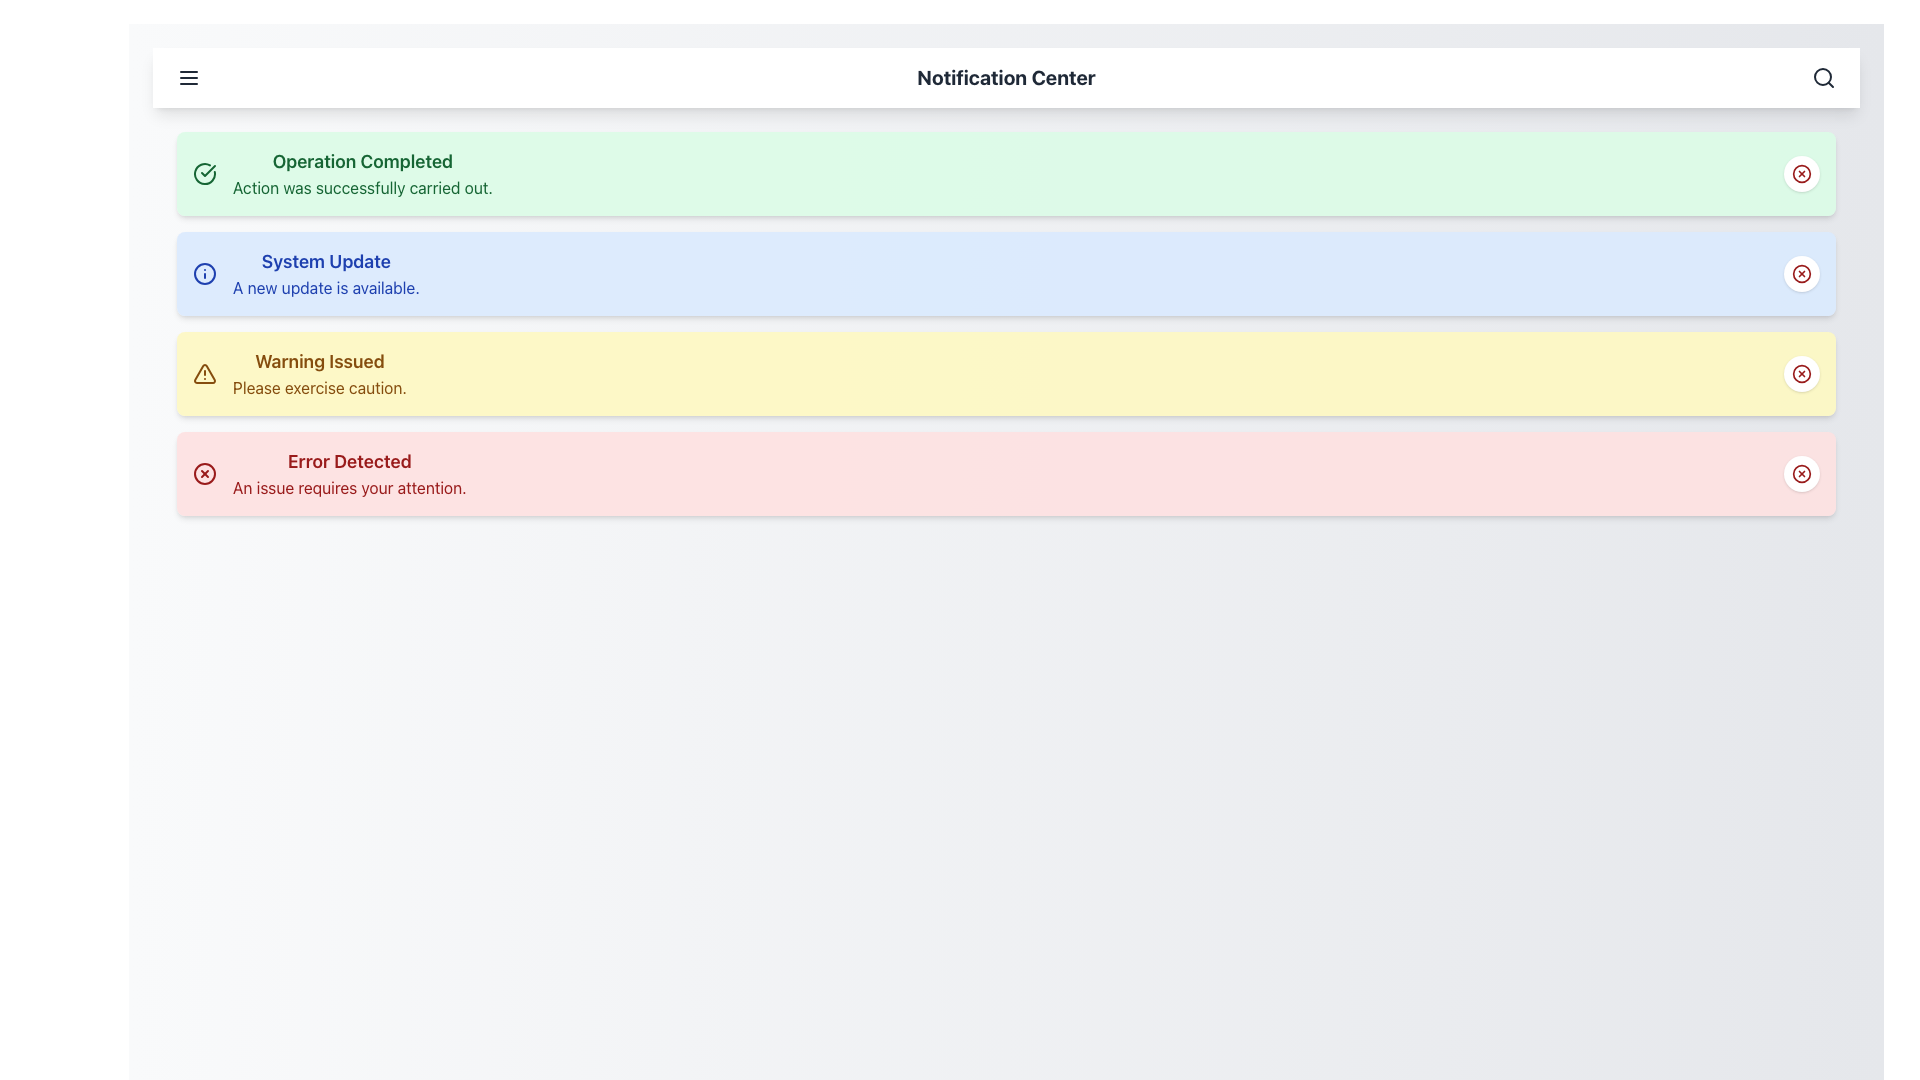 The height and width of the screenshot is (1080, 1920). Describe the element at coordinates (349, 462) in the screenshot. I see `the 'Error Detected' heading, which is the title of the notification card in the Notification Center interface` at that location.